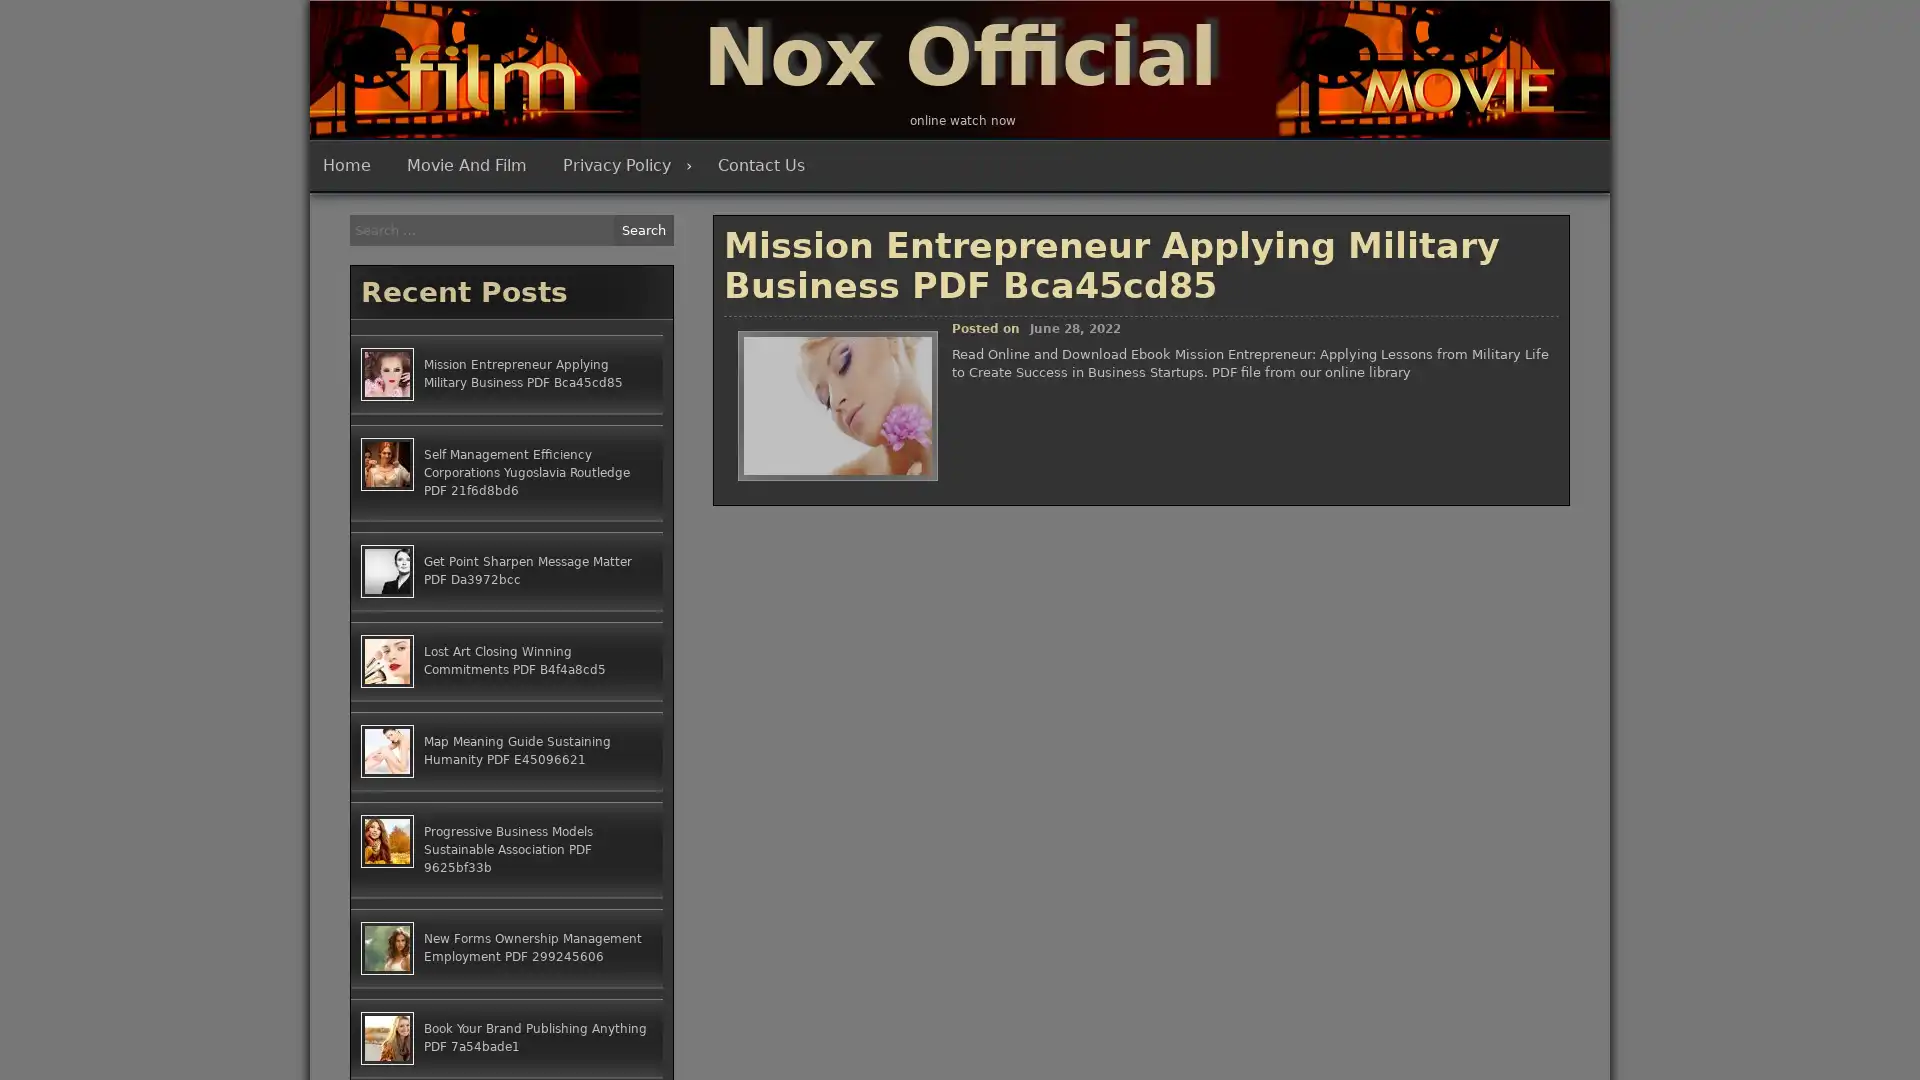 The image size is (1920, 1080). What do you see at coordinates (643, 229) in the screenshot?
I see `Search` at bounding box center [643, 229].